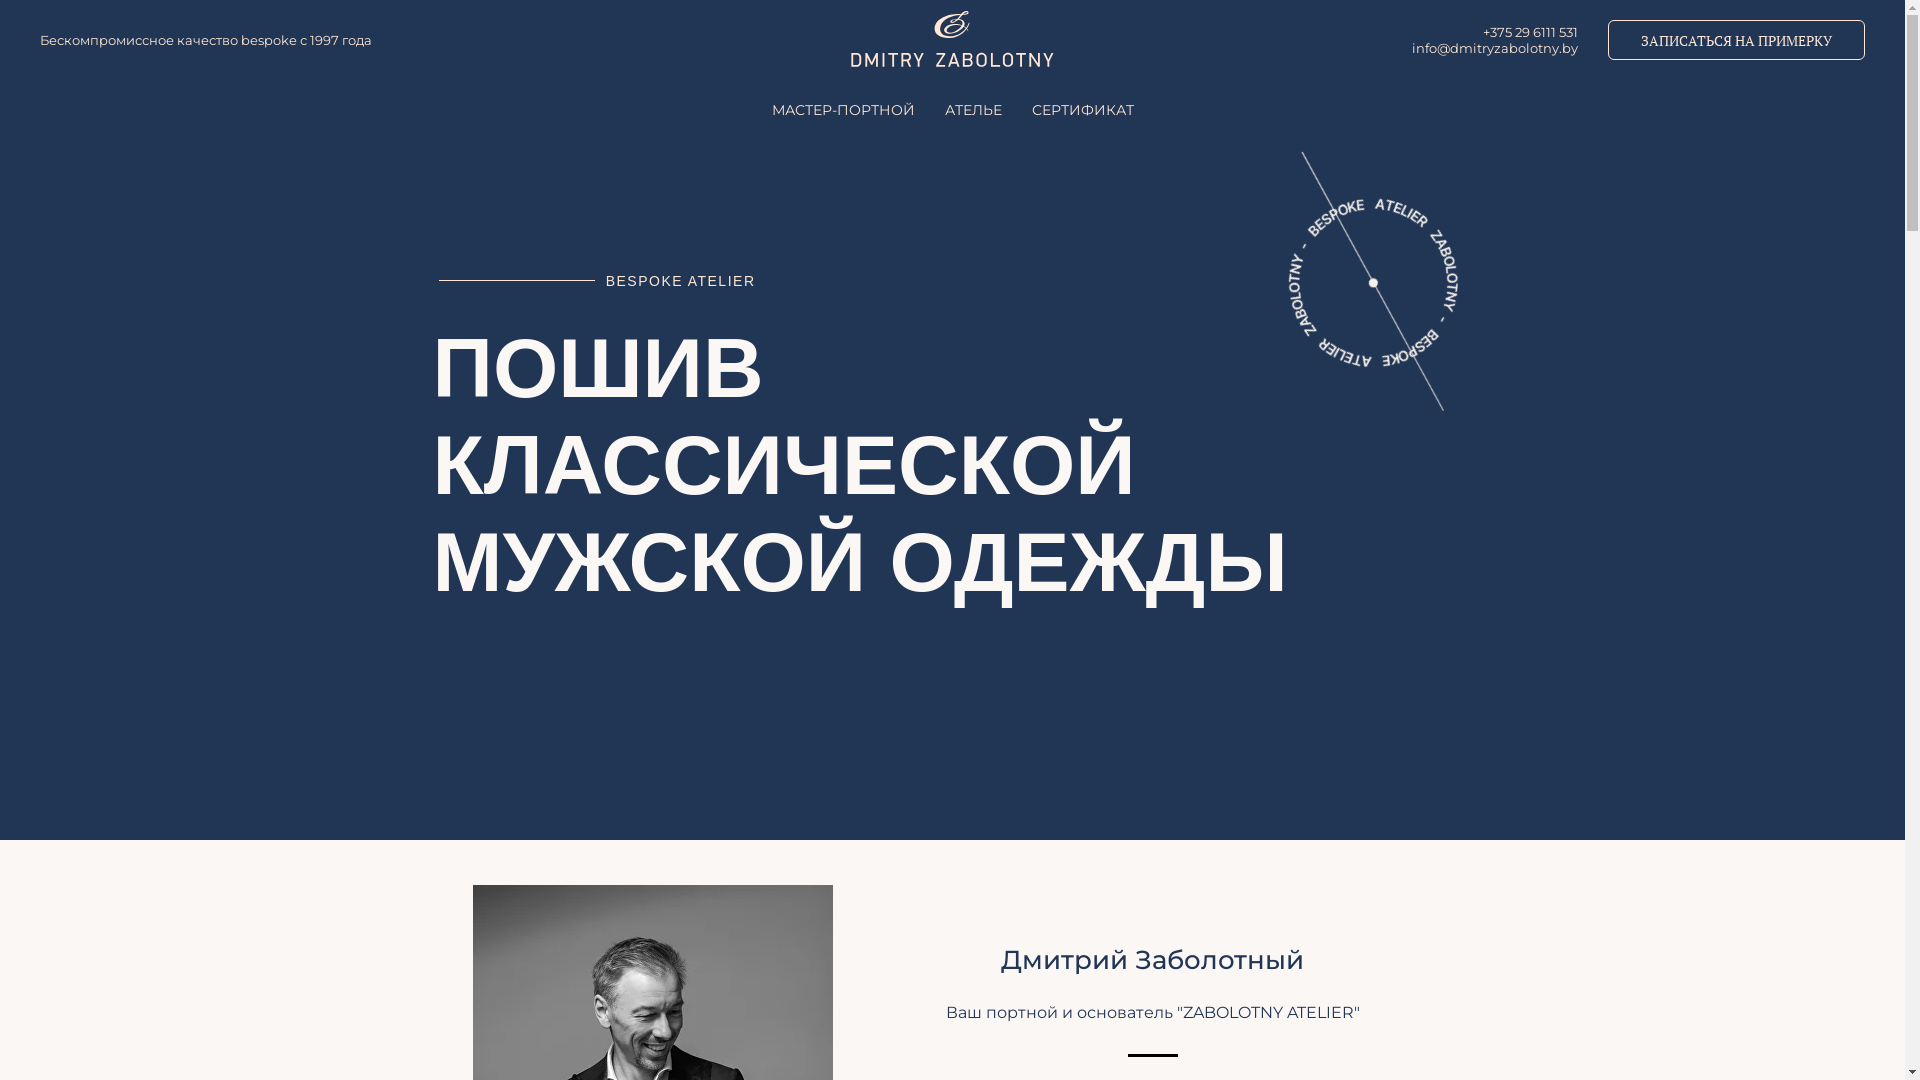 The height and width of the screenshot is (1080, 1920). What do you see at coordinates (1529, 31) in the screenshot?
I see `'+375 29 6111 531'` at bounding box center [1529, 31].